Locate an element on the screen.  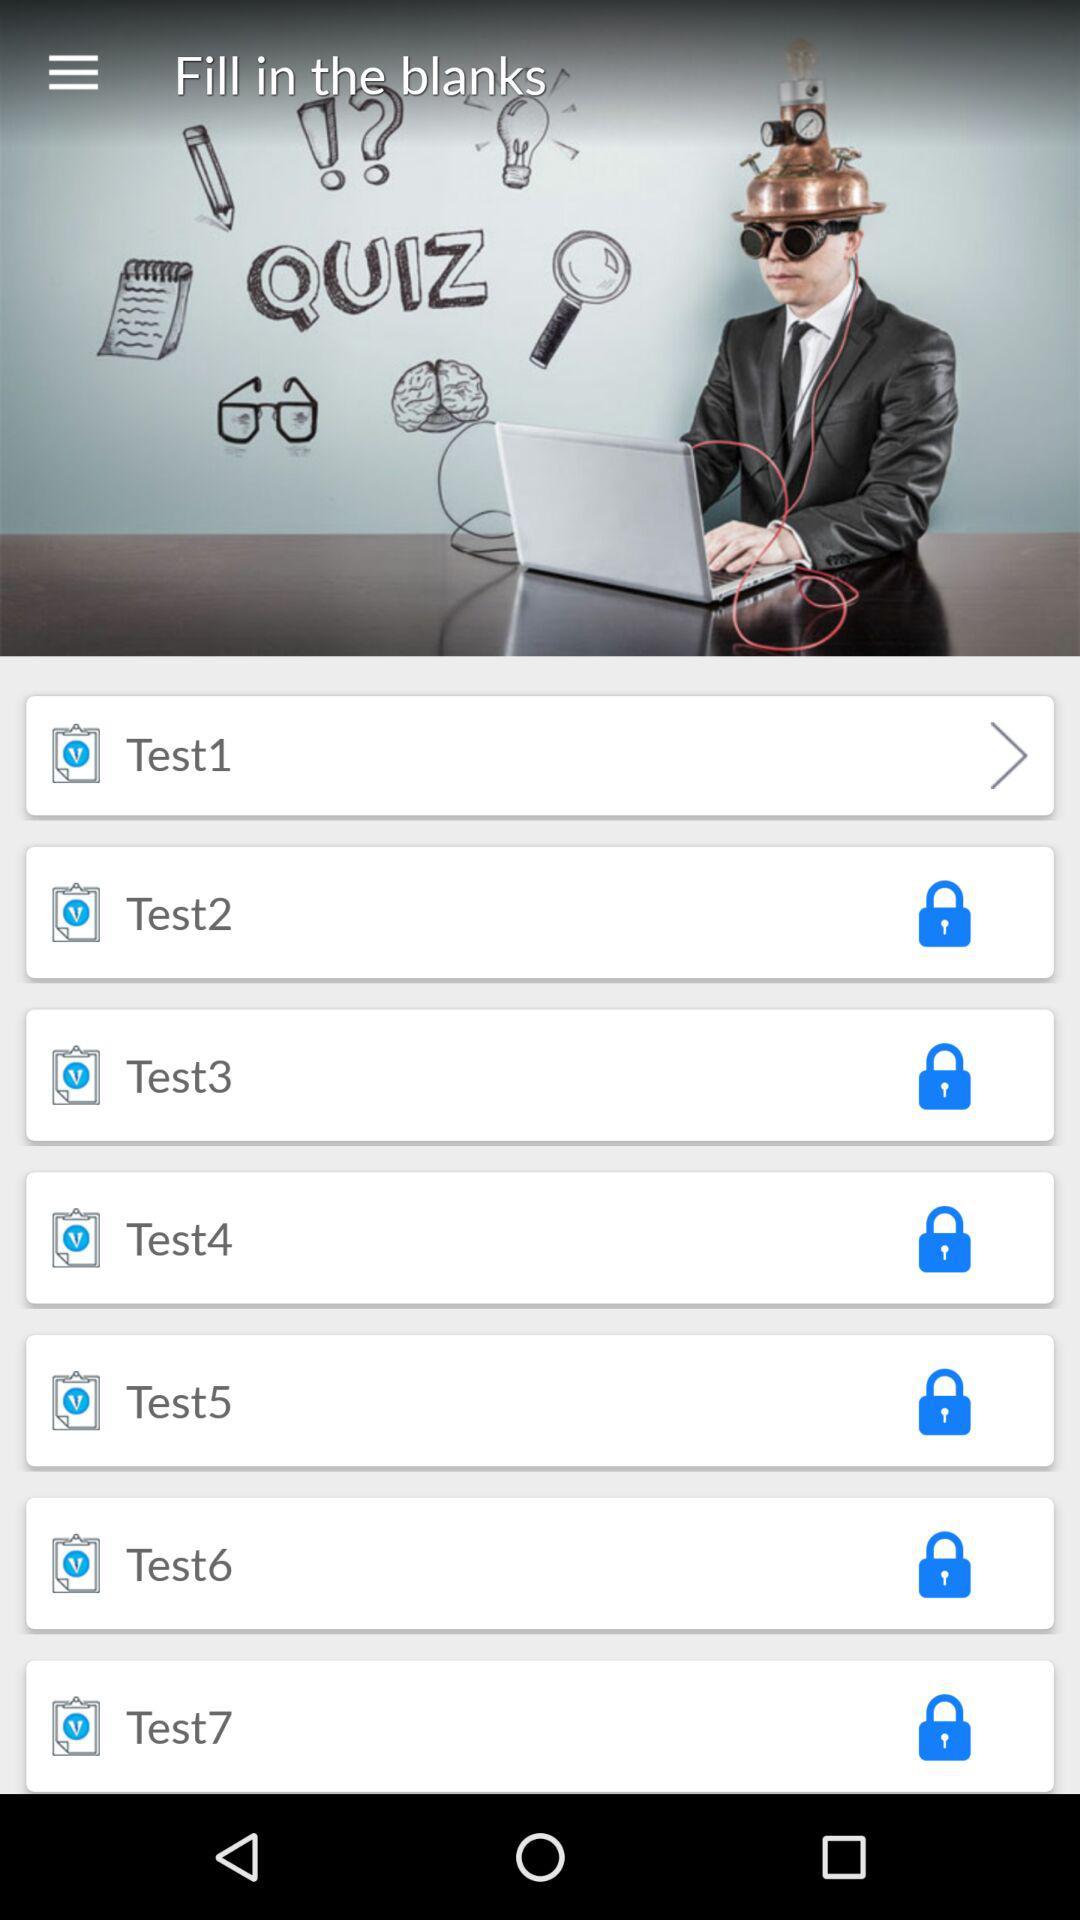
icon next to the test6 icon is located at coordinates (75, 1562).